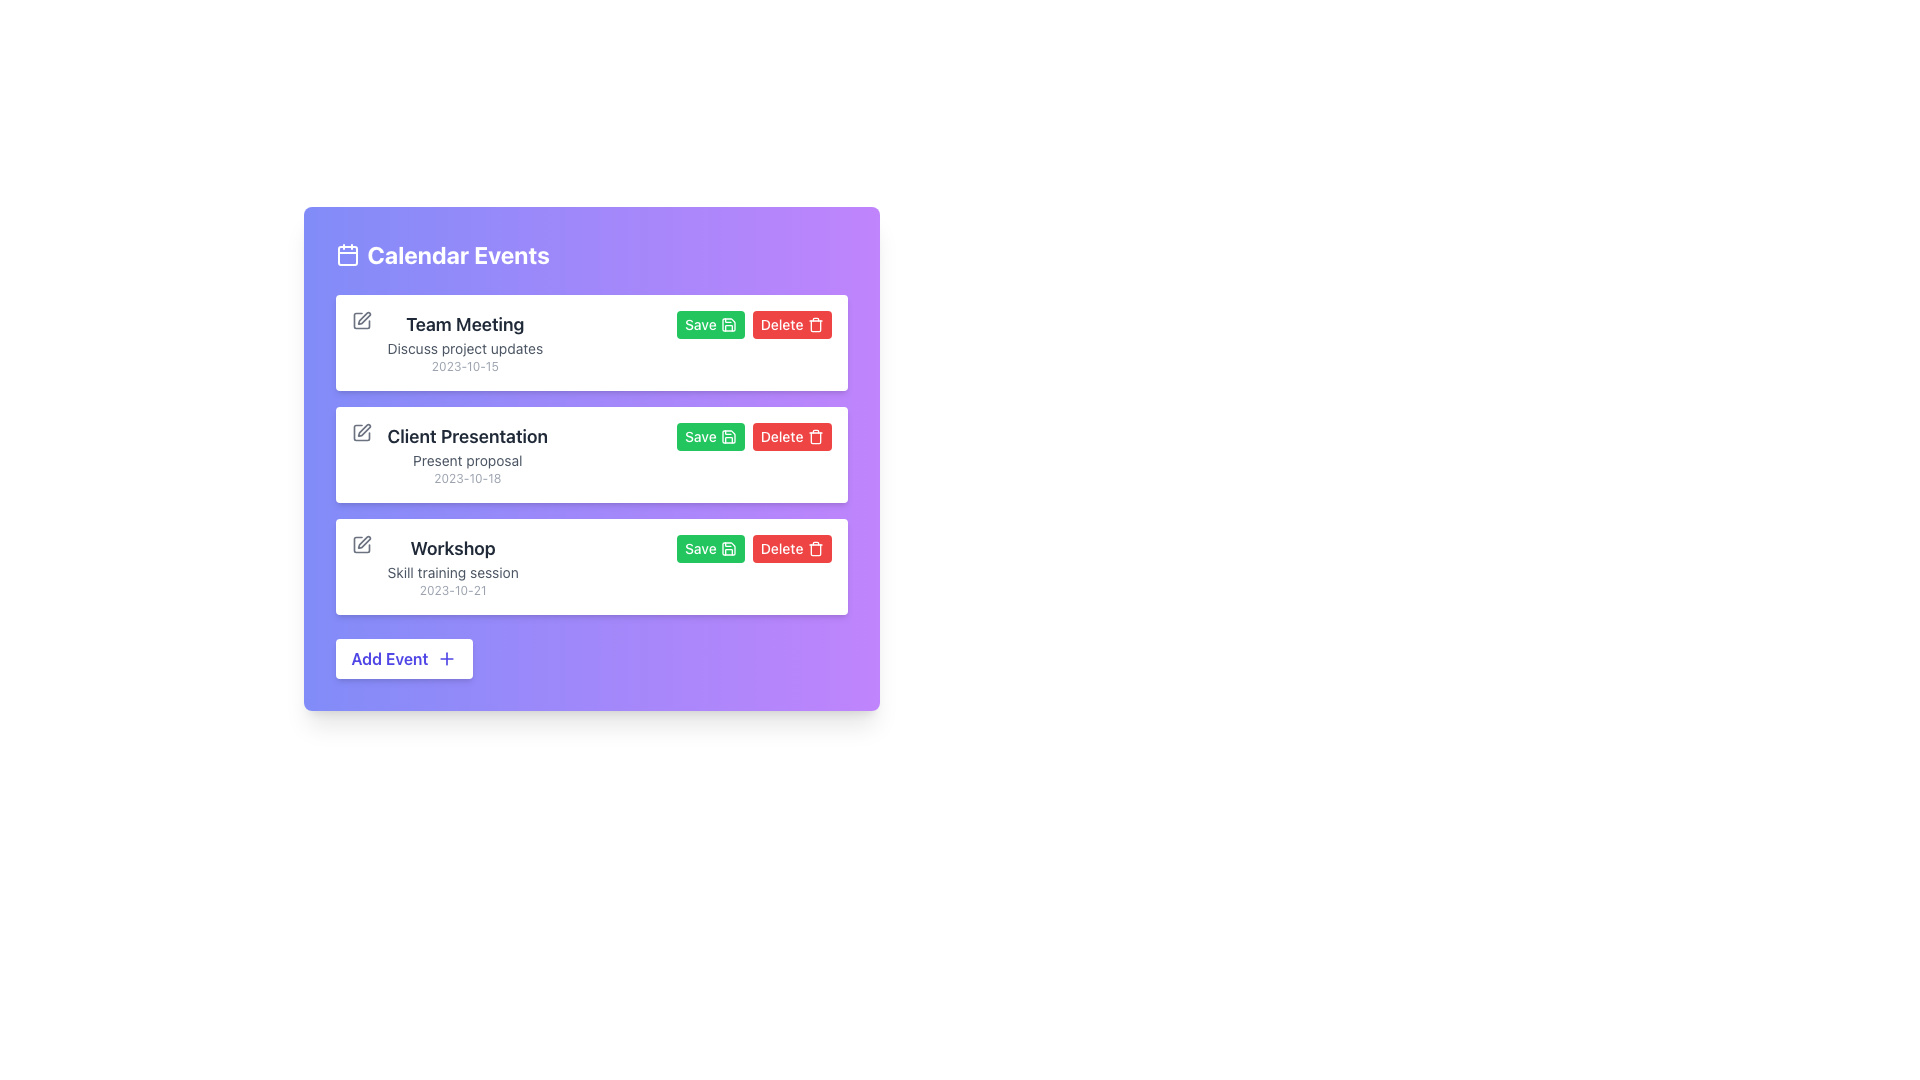 The width and height of the screenshot is (1920, 1080). What do you see at coordinates (727, 548) in the screenshot?
I see `the save icon located within the Save button for the third event titled 'Workshop' in the Calendar Events list, which is positioned on the purple card` at bounding box center [727, 548].